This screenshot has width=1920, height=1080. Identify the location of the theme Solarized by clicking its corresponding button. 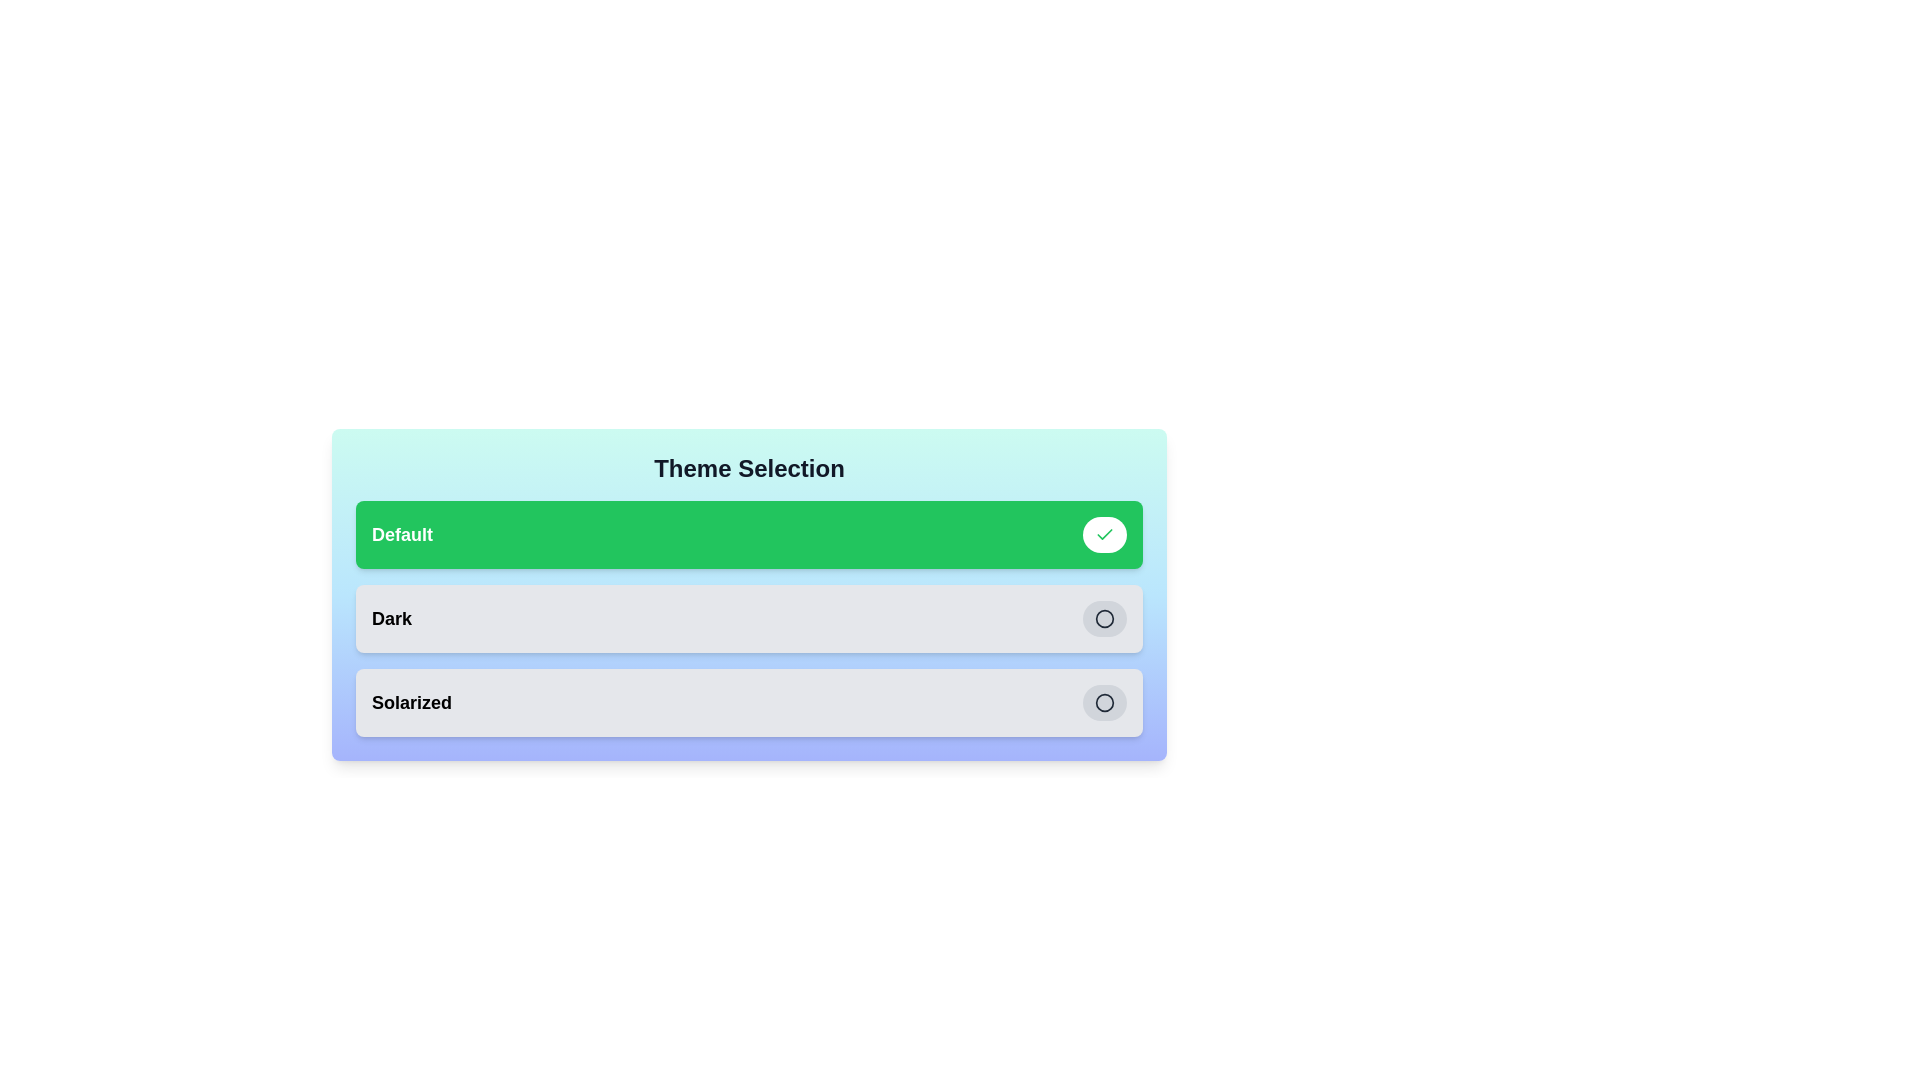
(1103, 701).